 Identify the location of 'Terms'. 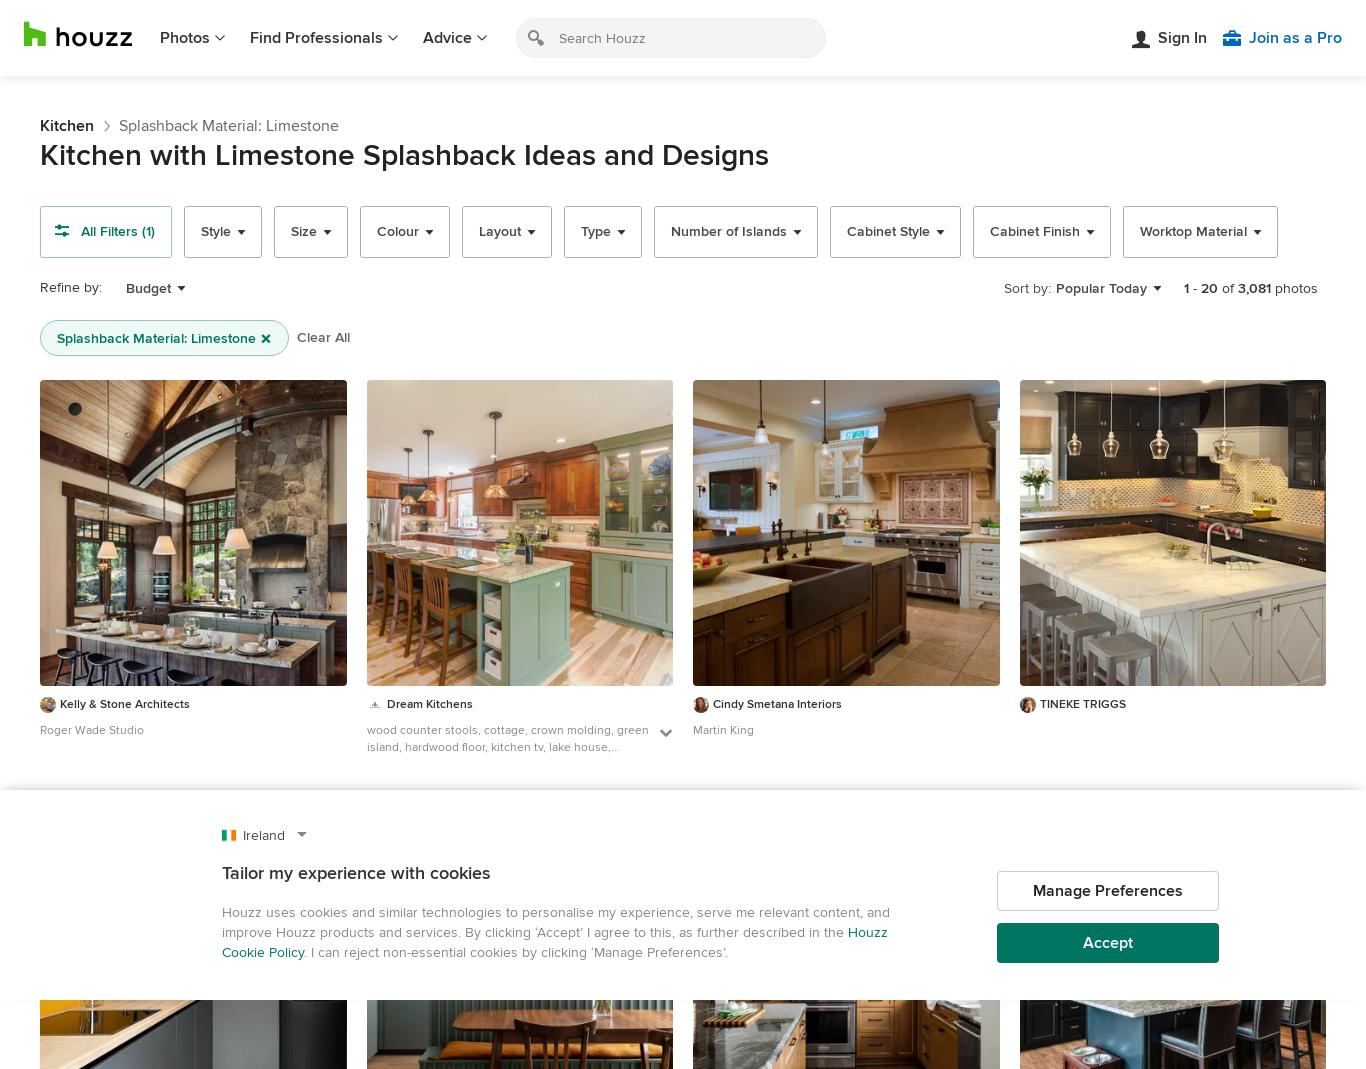
(1016, 971).